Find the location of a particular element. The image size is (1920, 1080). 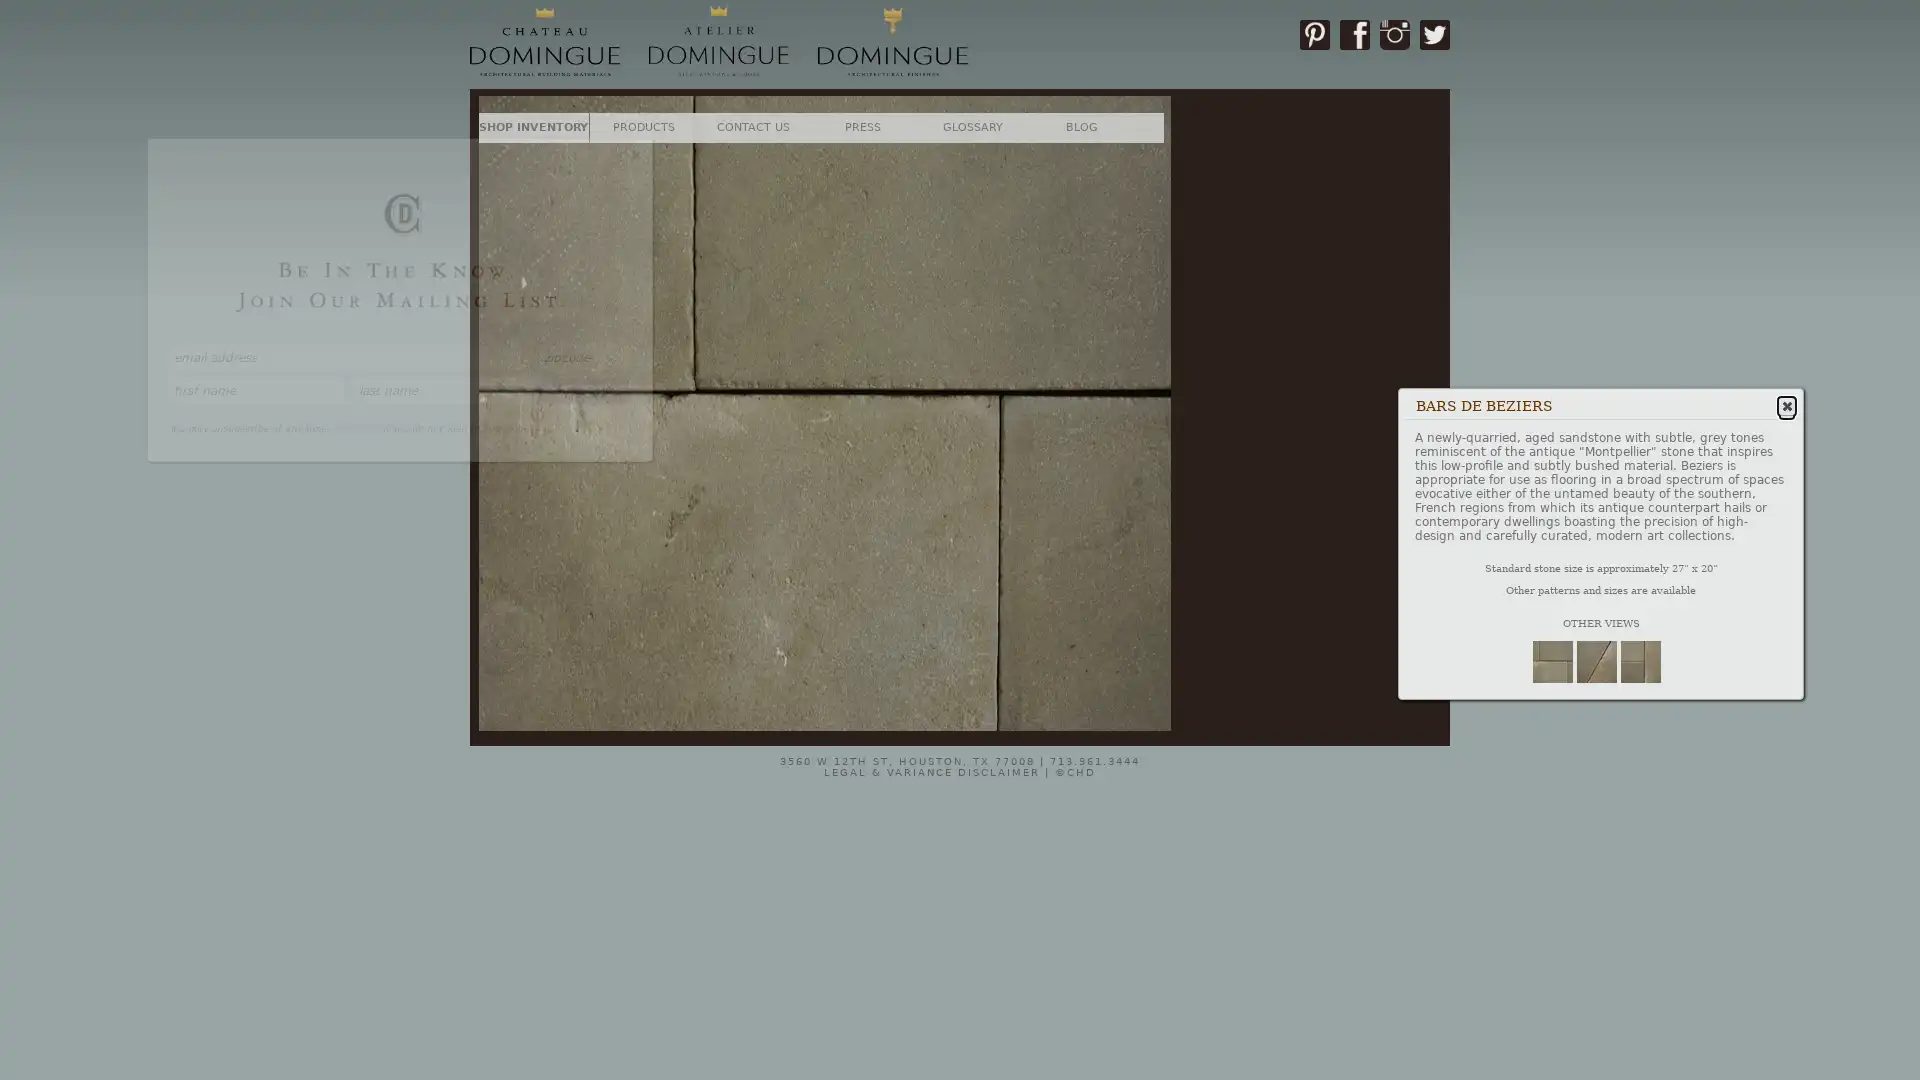

Close is located at coordinates (633, 153).